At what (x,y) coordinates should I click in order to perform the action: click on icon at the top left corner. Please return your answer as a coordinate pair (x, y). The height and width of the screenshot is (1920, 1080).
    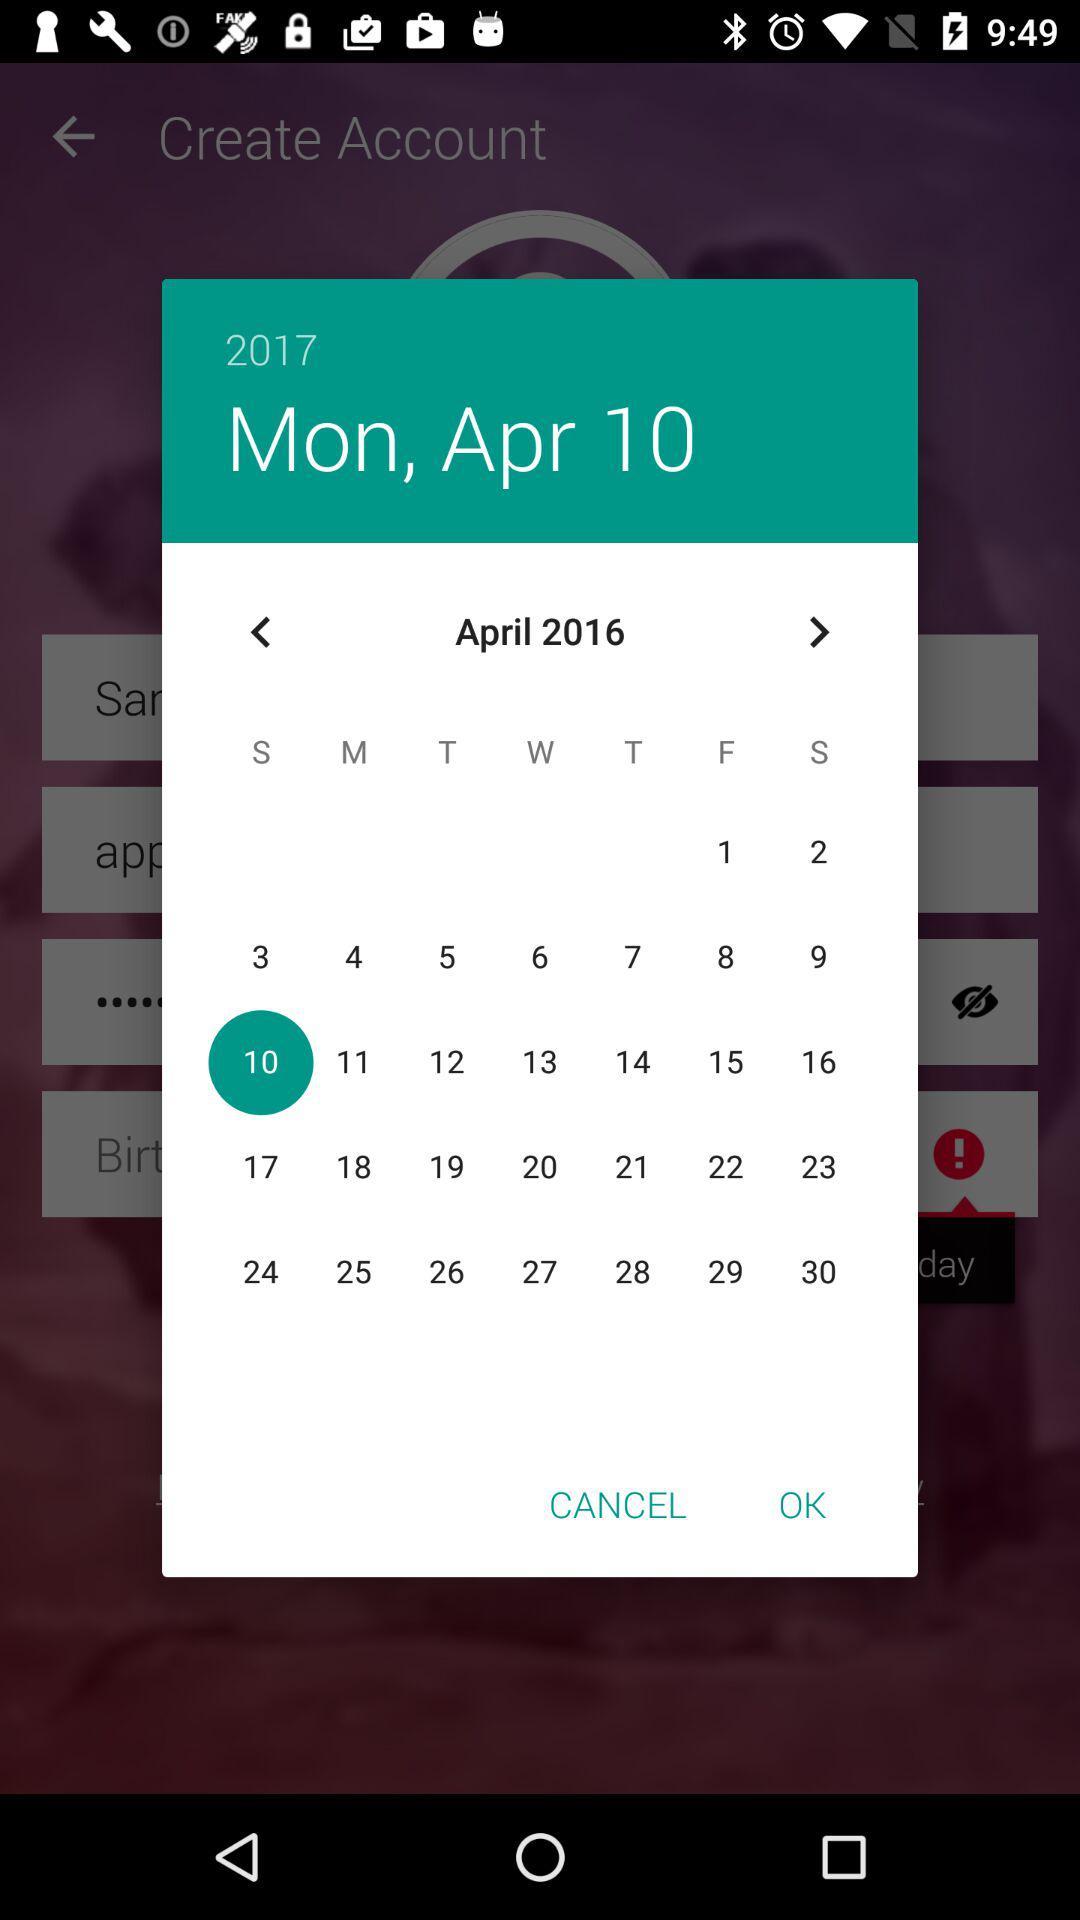
    Looking at the image, I should click on (260, 631).